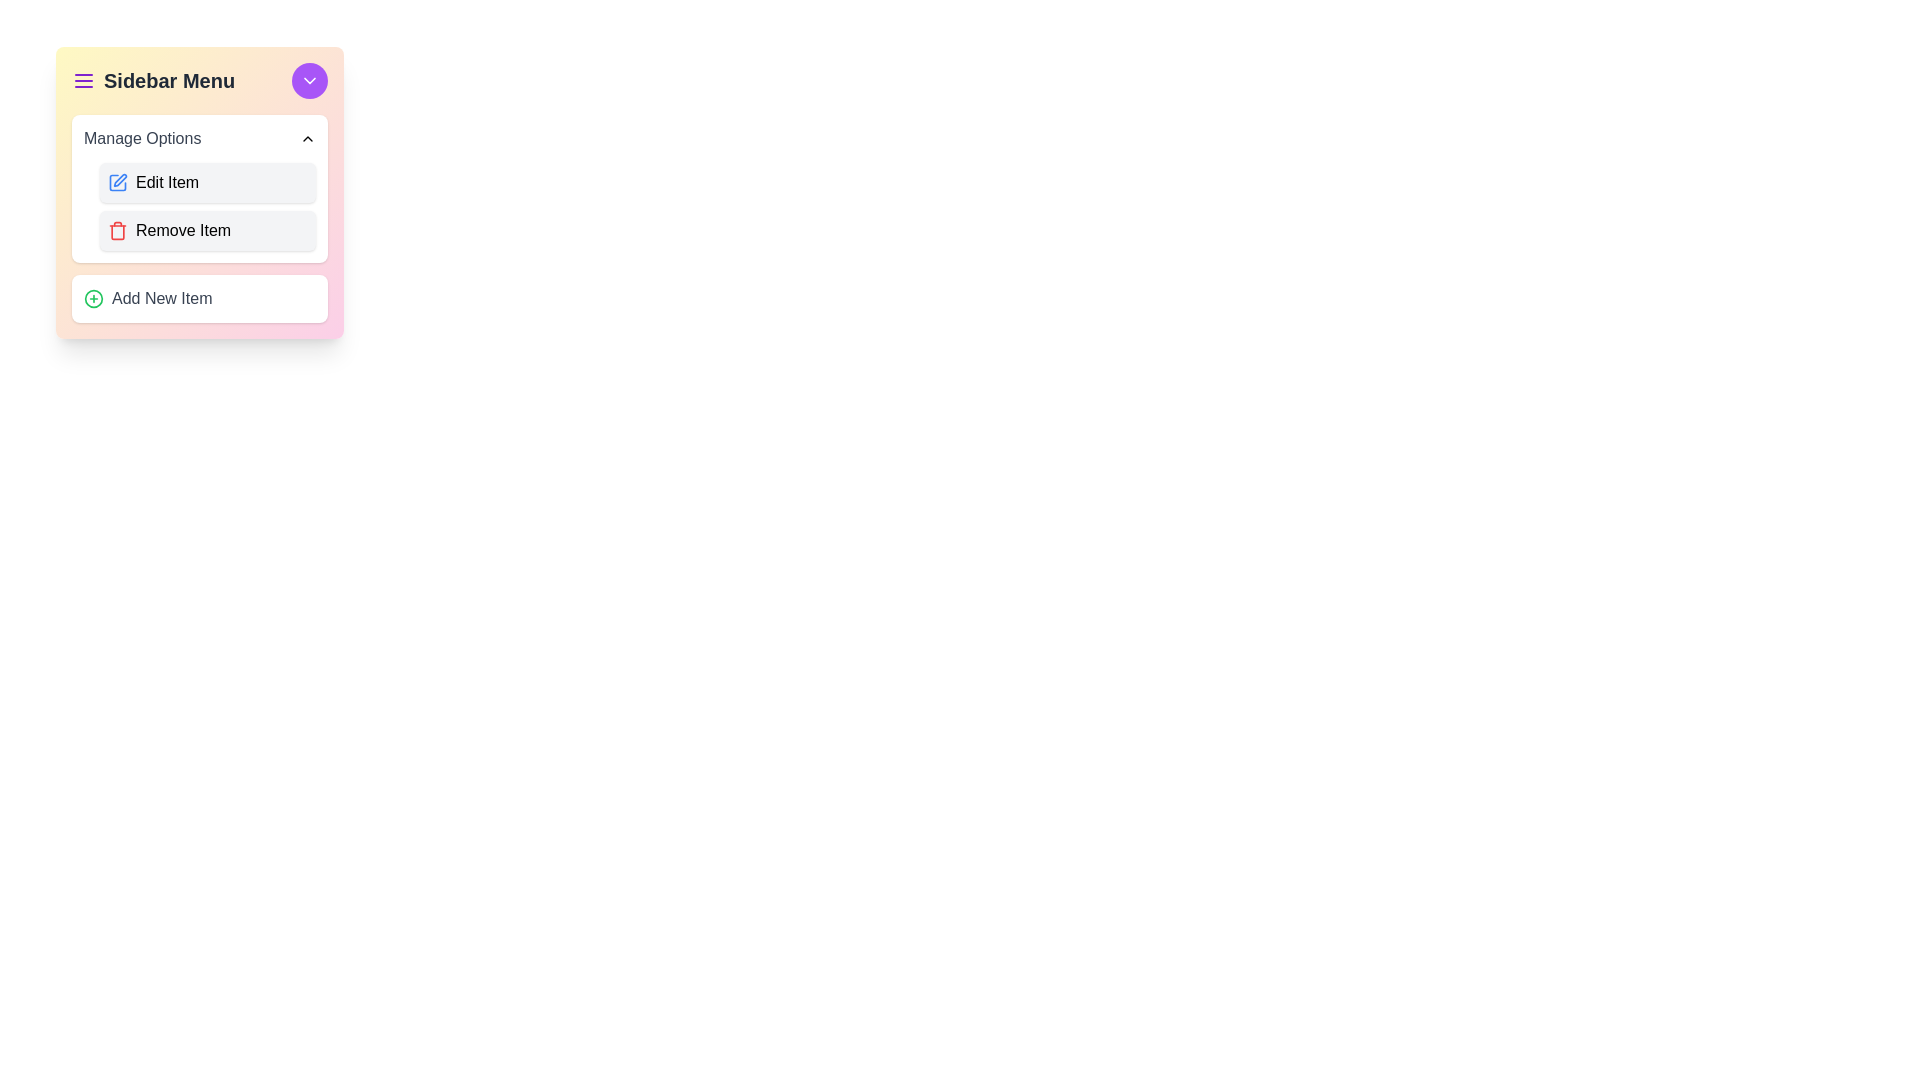 The width and height of the screenshot is (1920, 1080). Describe the element at coordinates (207, 182) in the screenshot. I see `the Action button located in the 'Manage Options' section of the sidebar menu` at that location.